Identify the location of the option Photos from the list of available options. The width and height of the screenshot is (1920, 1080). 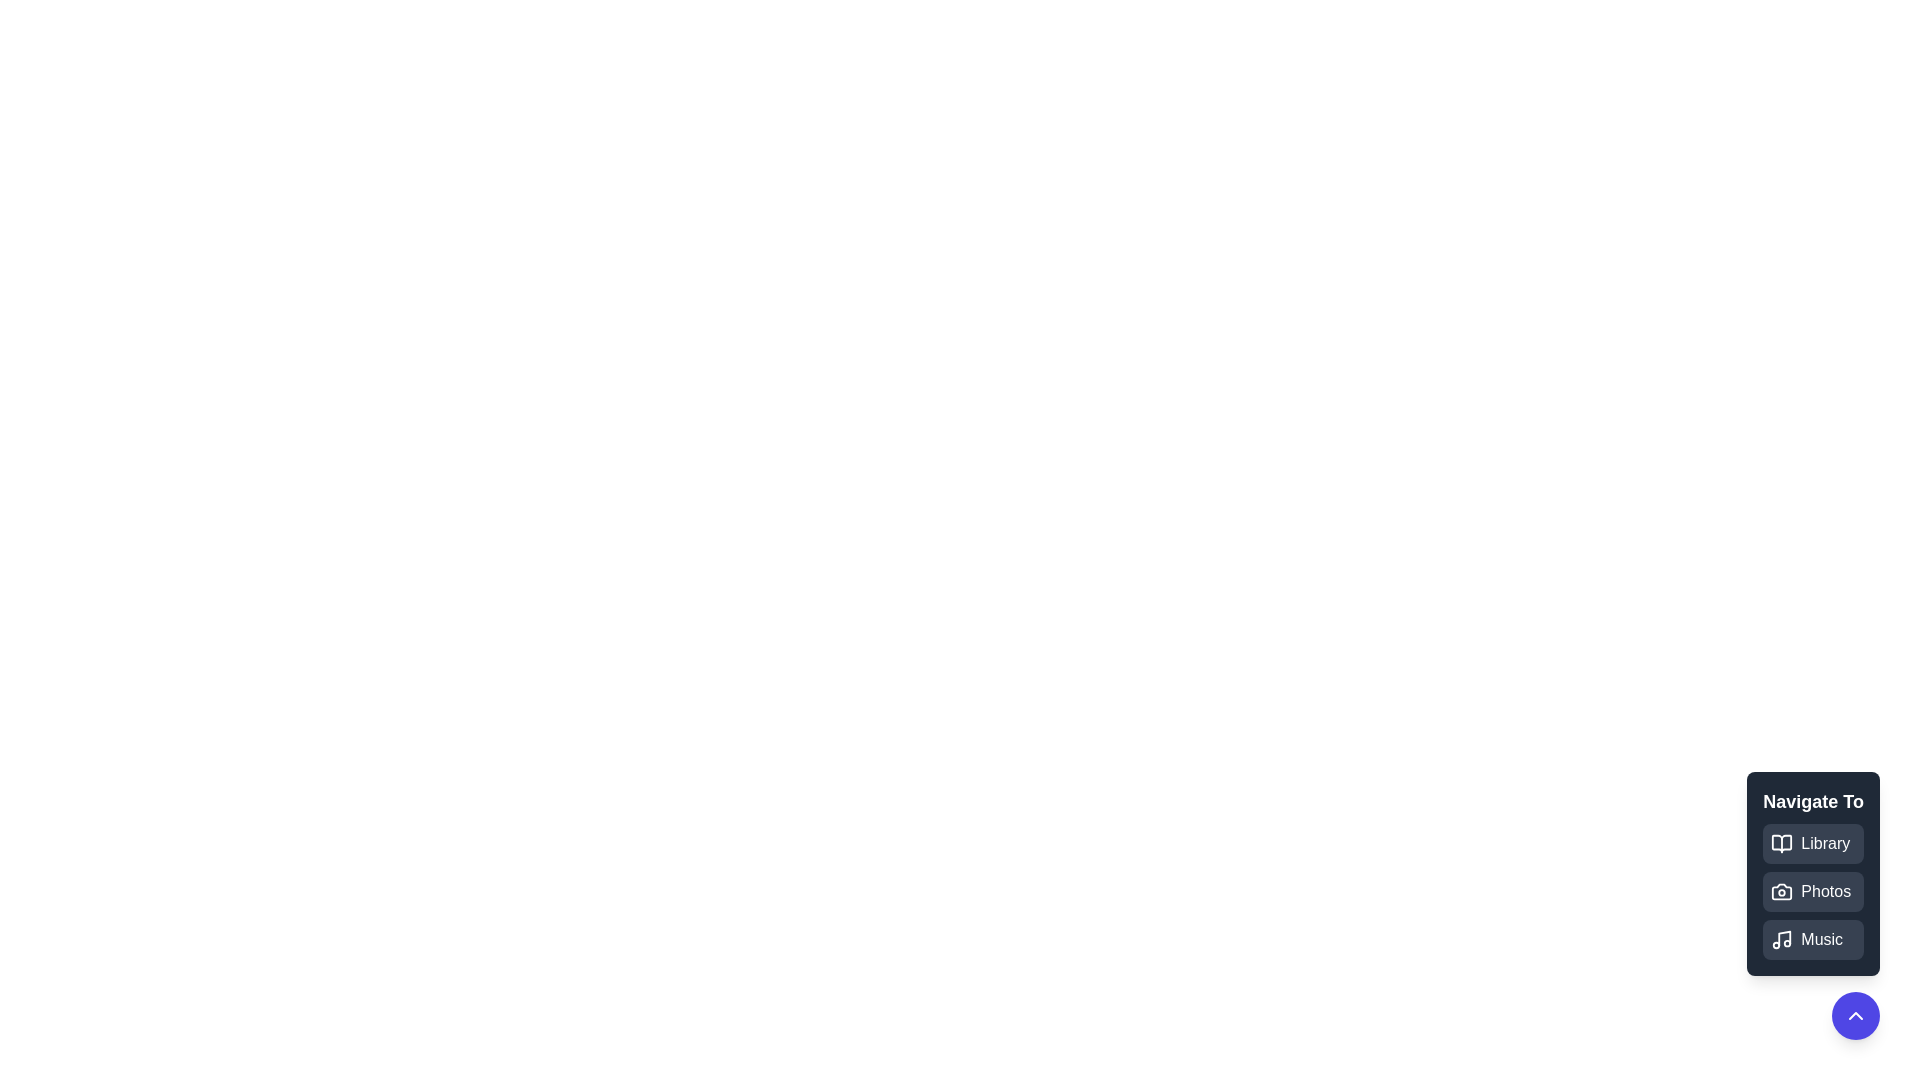
(1813, 890).